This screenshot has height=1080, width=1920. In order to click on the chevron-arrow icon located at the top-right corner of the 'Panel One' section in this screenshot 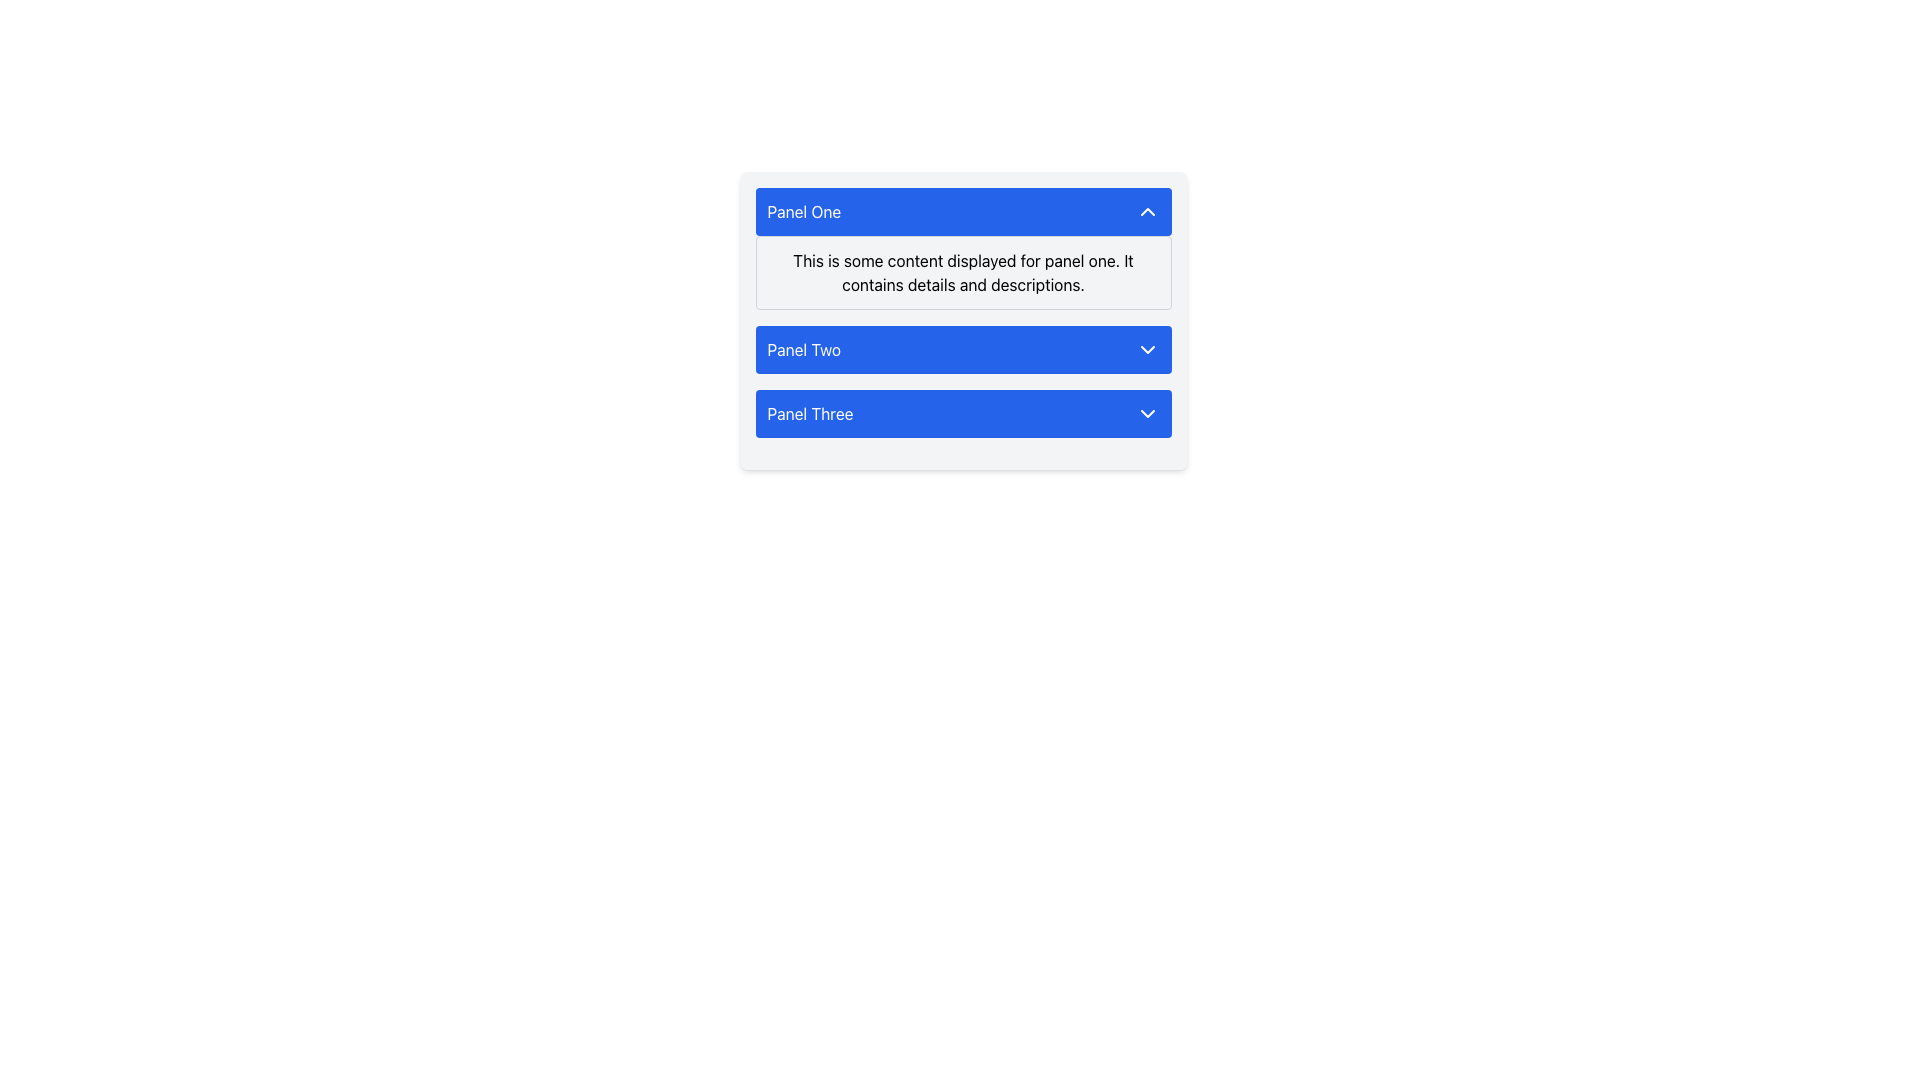, I will do `click(1147, 212)`.